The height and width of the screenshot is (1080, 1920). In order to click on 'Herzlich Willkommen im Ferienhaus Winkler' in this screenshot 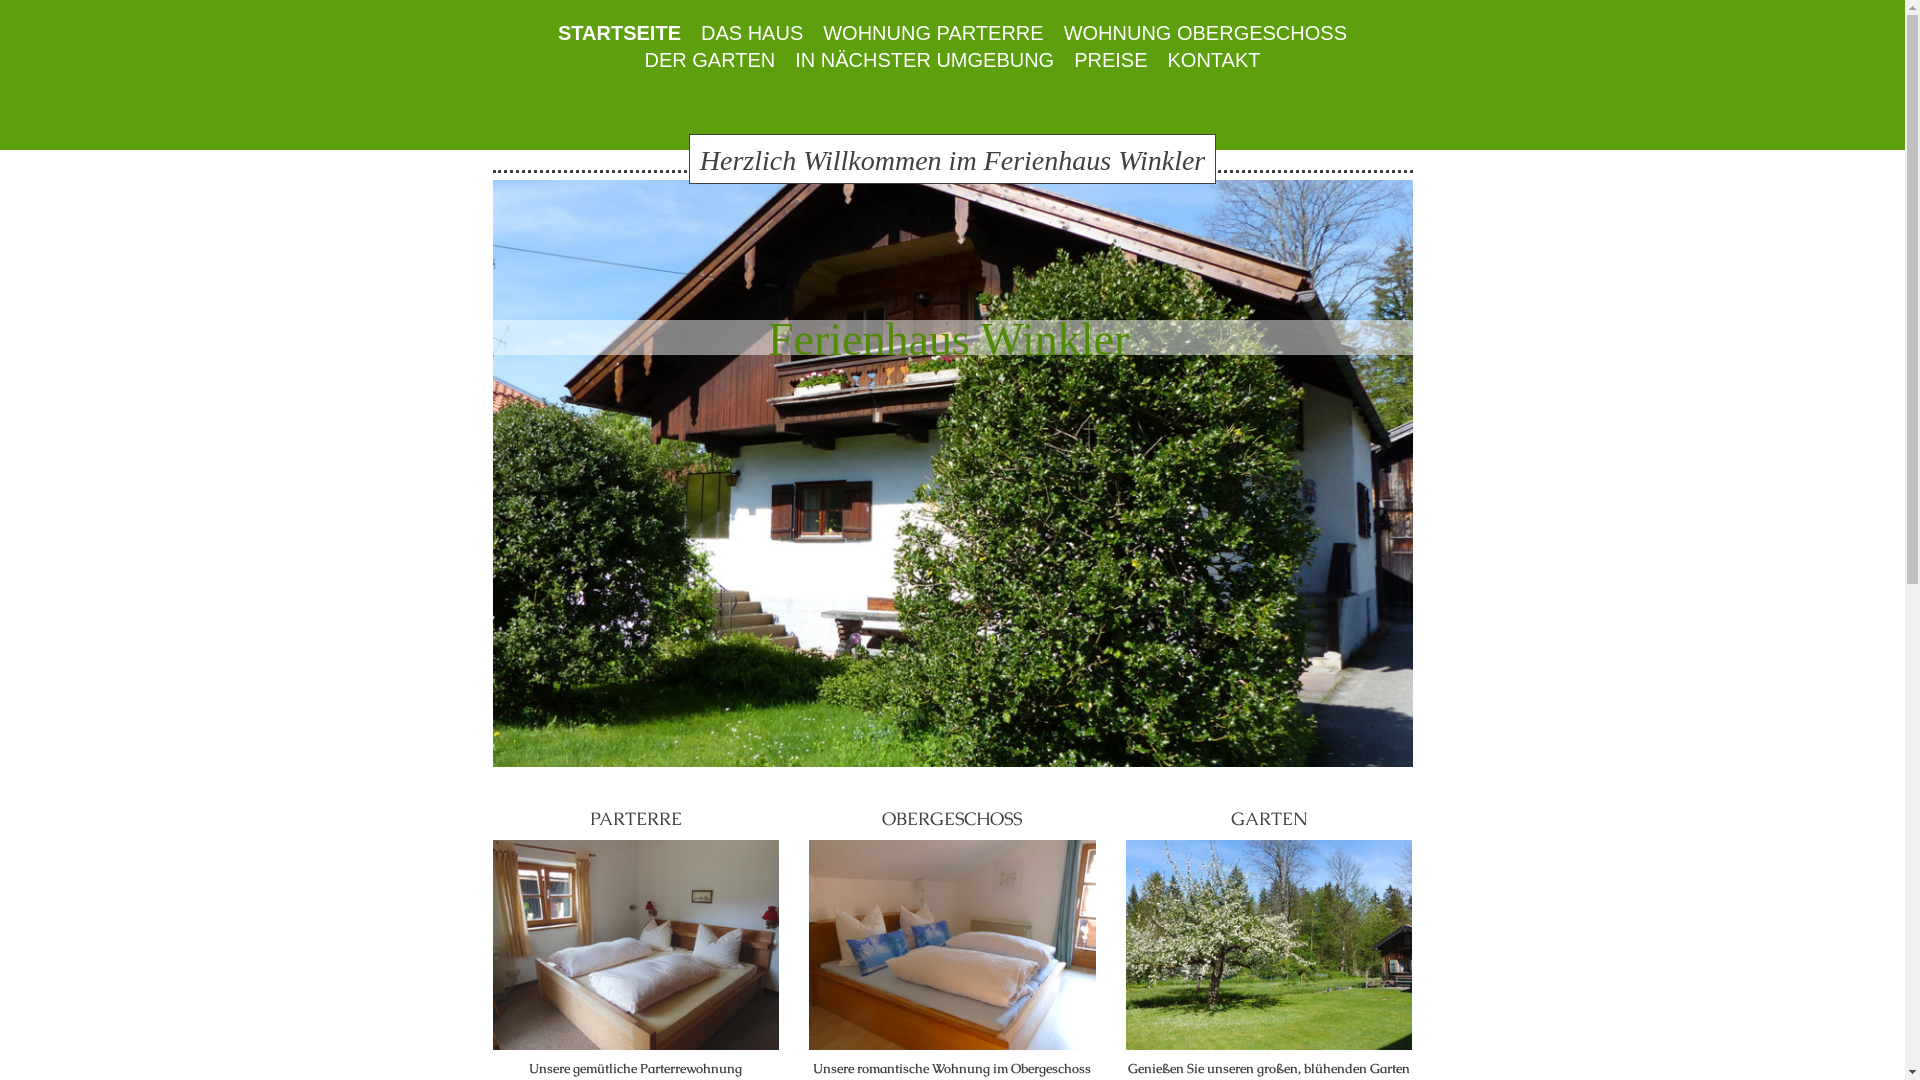, I will do `click(951, 157)`.